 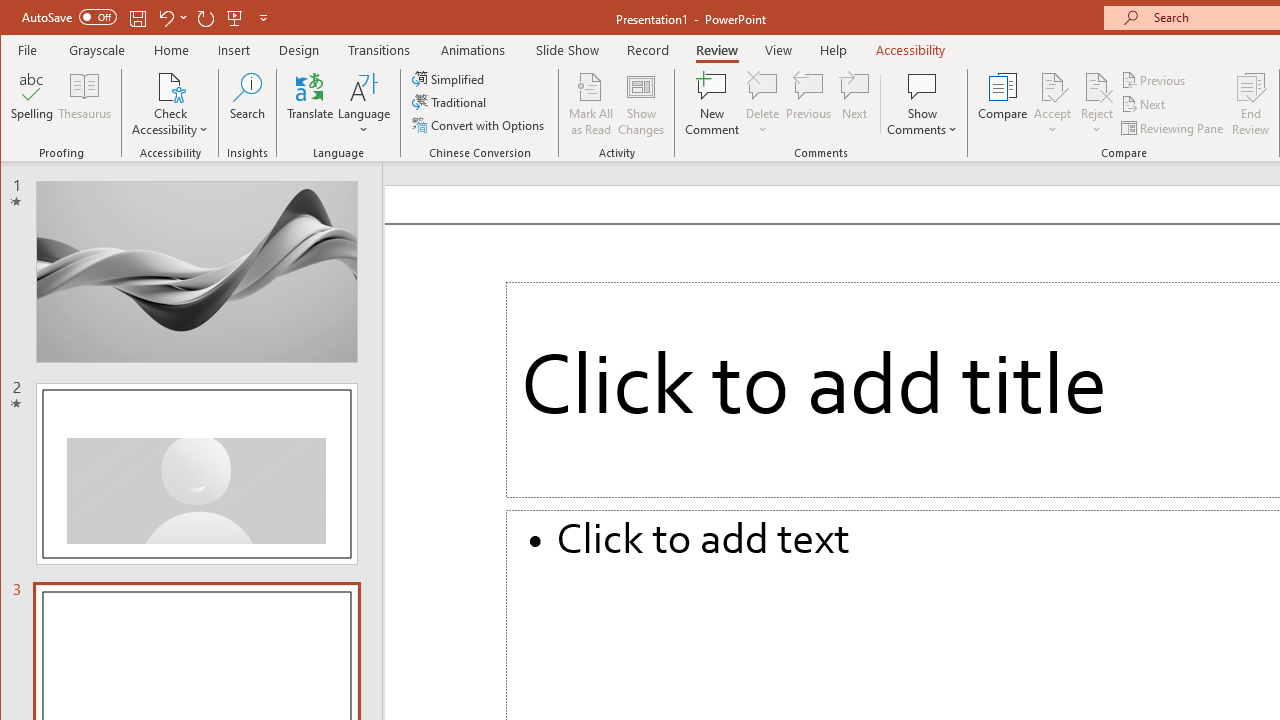 What do you see at coordinates (309, 104) in the screenshot?
I see `'Translate'` at bounding box center [309, 104].